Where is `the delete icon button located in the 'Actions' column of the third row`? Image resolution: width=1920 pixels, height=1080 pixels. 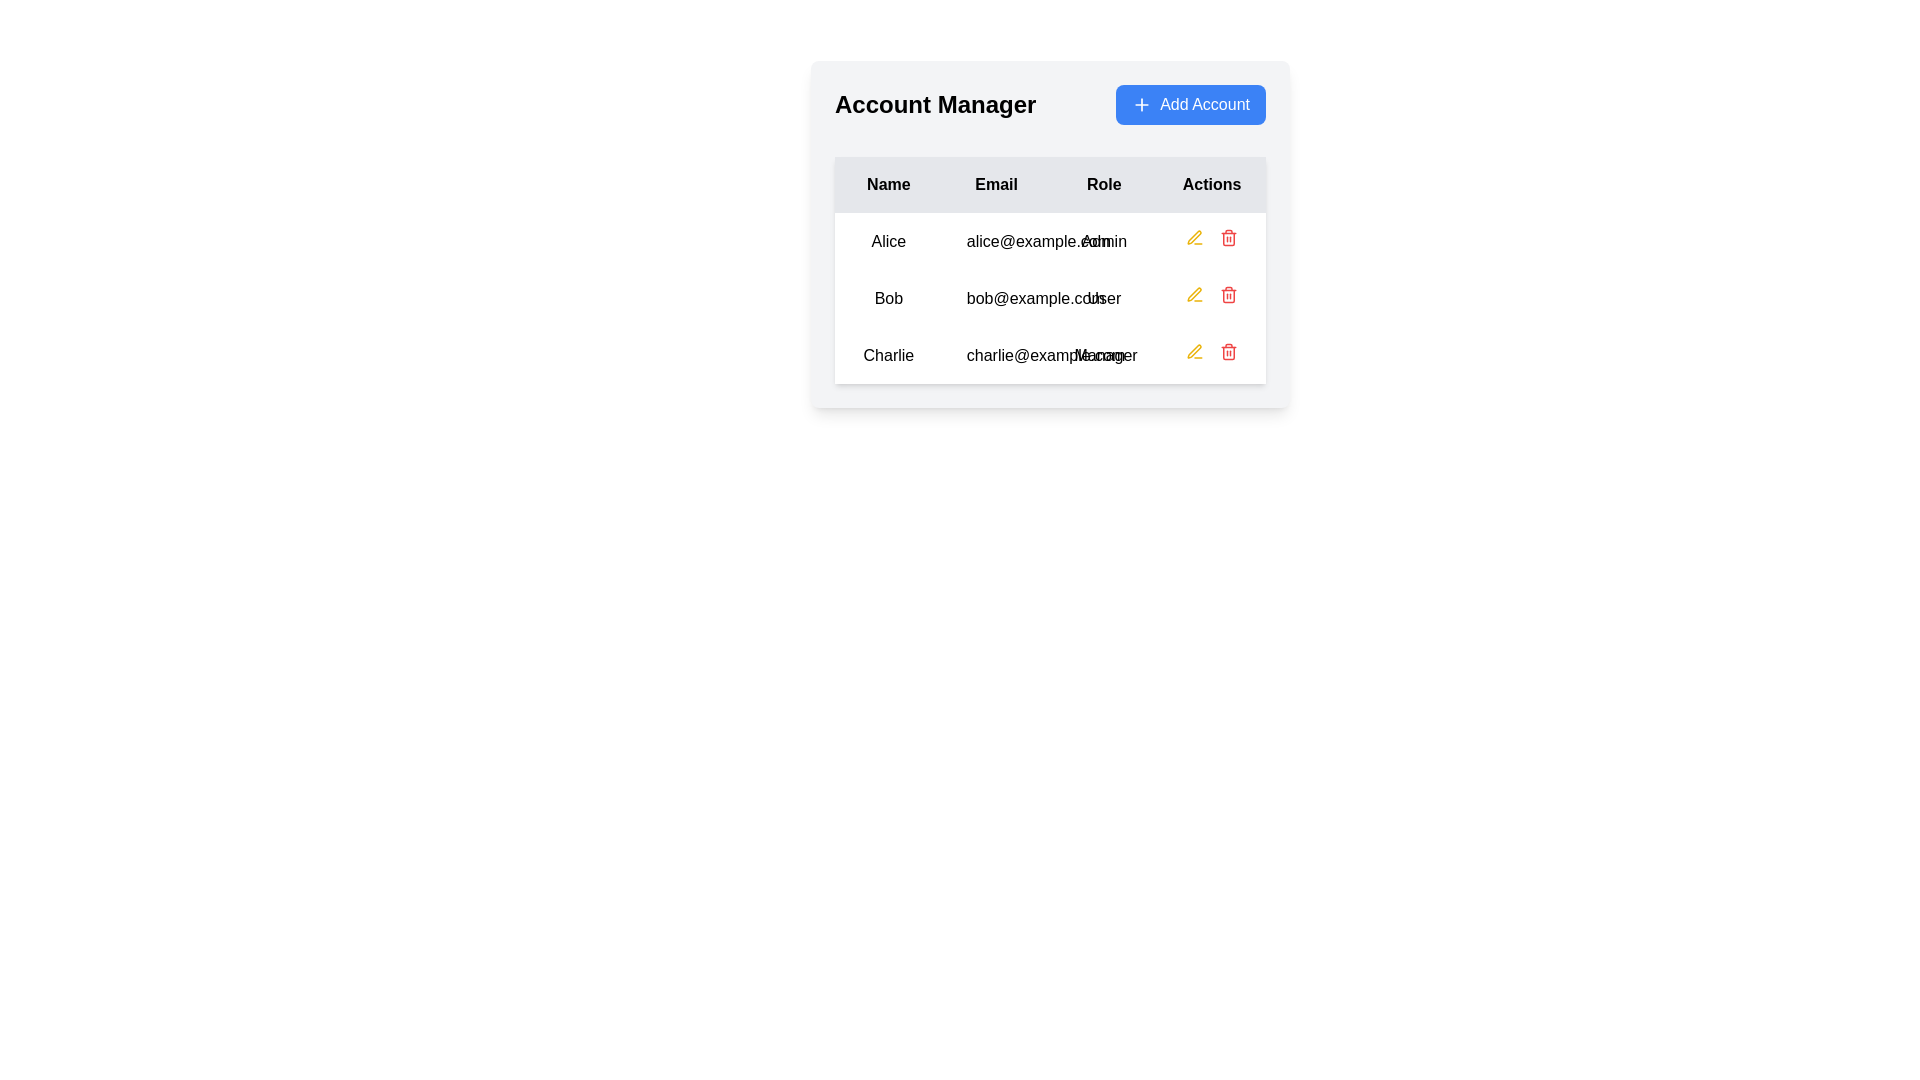 the delete icon button located in the 'Actions' column of the third row is located at coordinates (1228, 350).